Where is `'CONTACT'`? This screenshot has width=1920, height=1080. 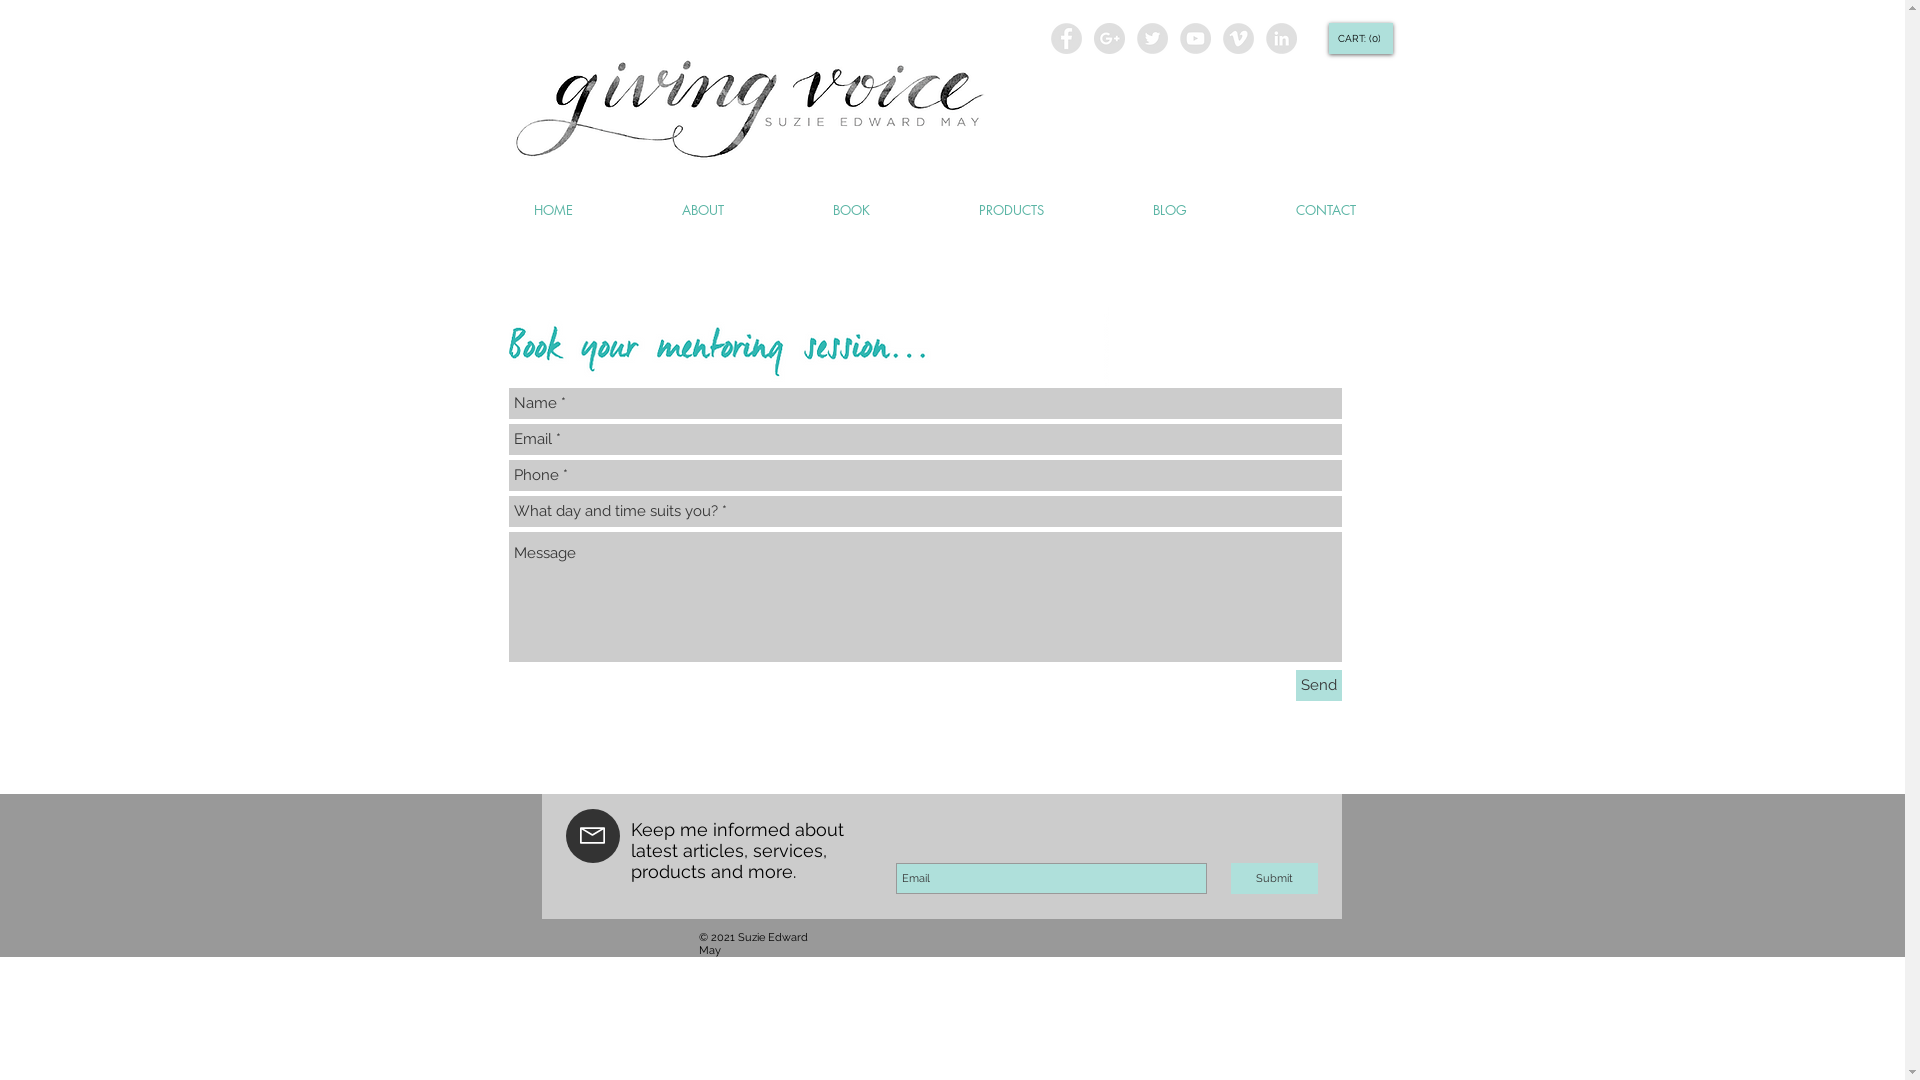
'CONTACT' is located at coordinates (1326, 210).